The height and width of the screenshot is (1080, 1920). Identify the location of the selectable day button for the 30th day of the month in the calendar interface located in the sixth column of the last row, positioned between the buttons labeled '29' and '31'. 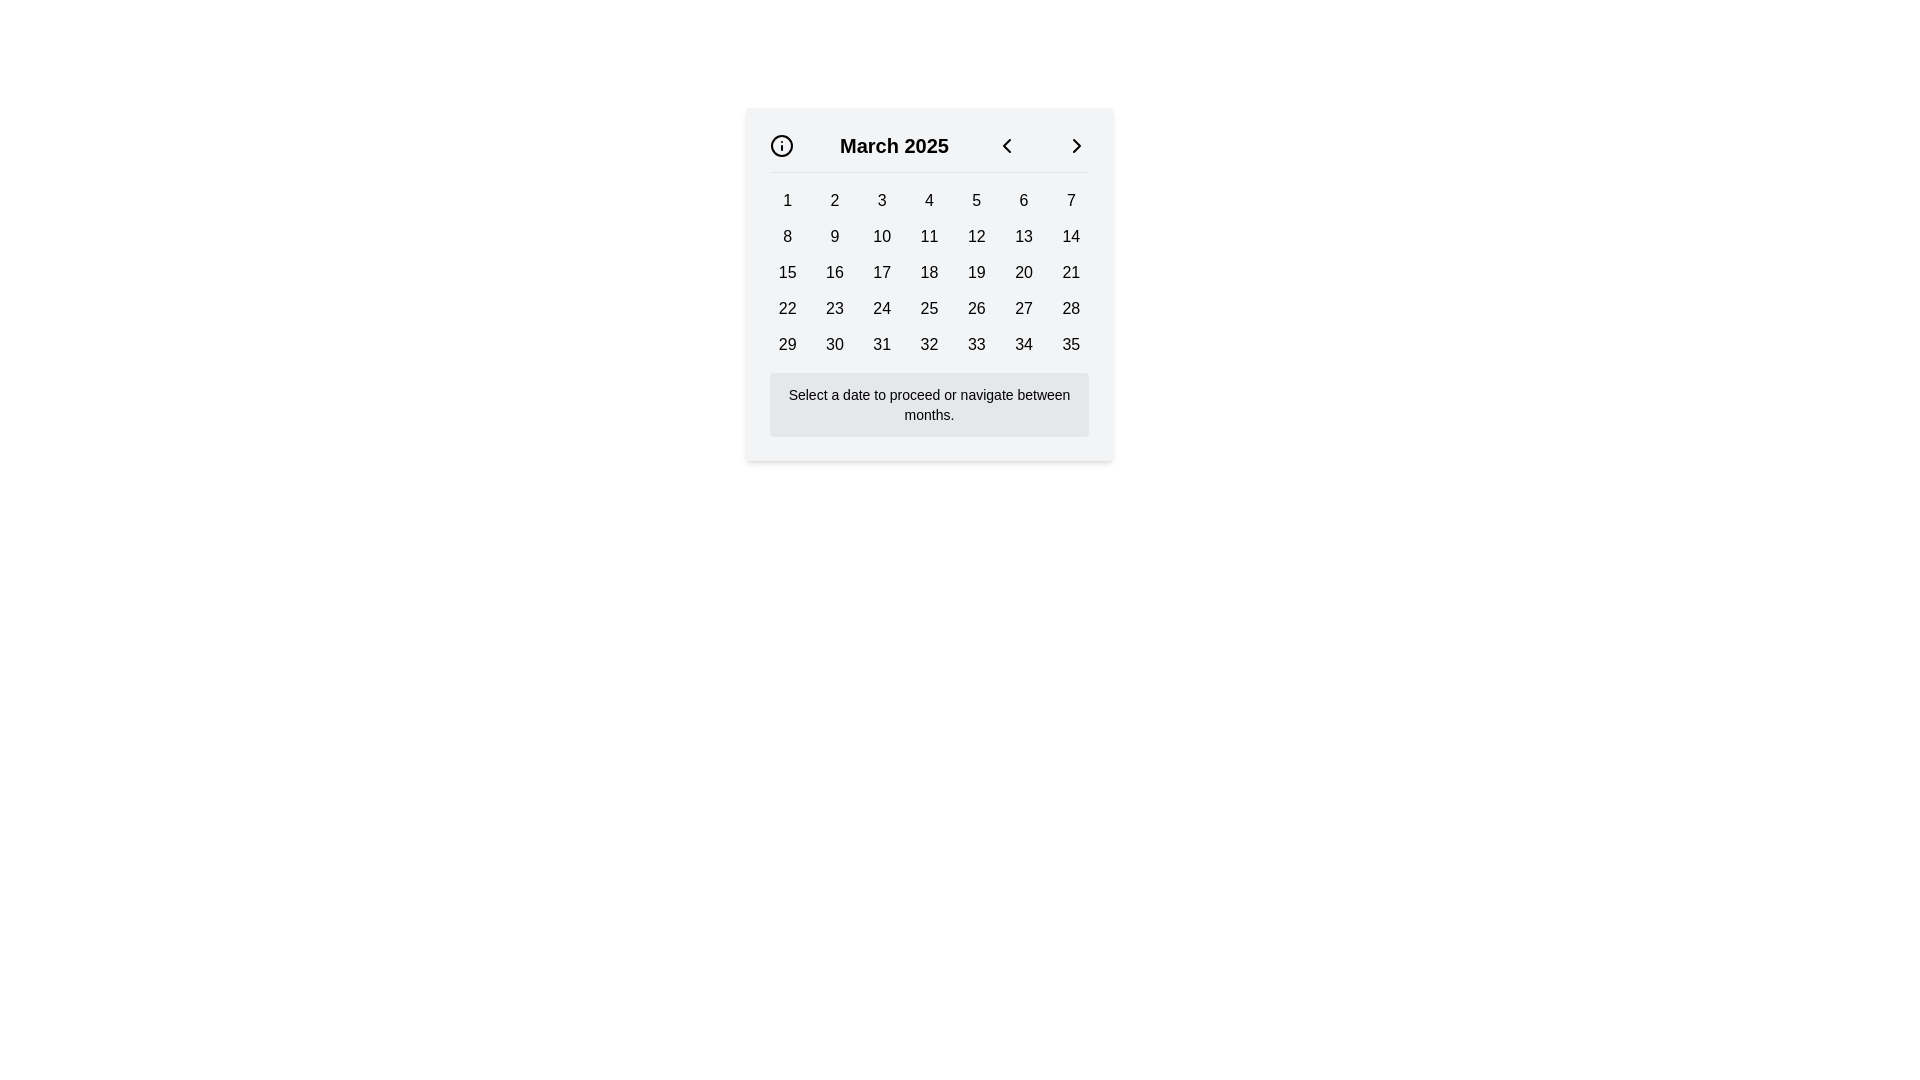
(835, 343).